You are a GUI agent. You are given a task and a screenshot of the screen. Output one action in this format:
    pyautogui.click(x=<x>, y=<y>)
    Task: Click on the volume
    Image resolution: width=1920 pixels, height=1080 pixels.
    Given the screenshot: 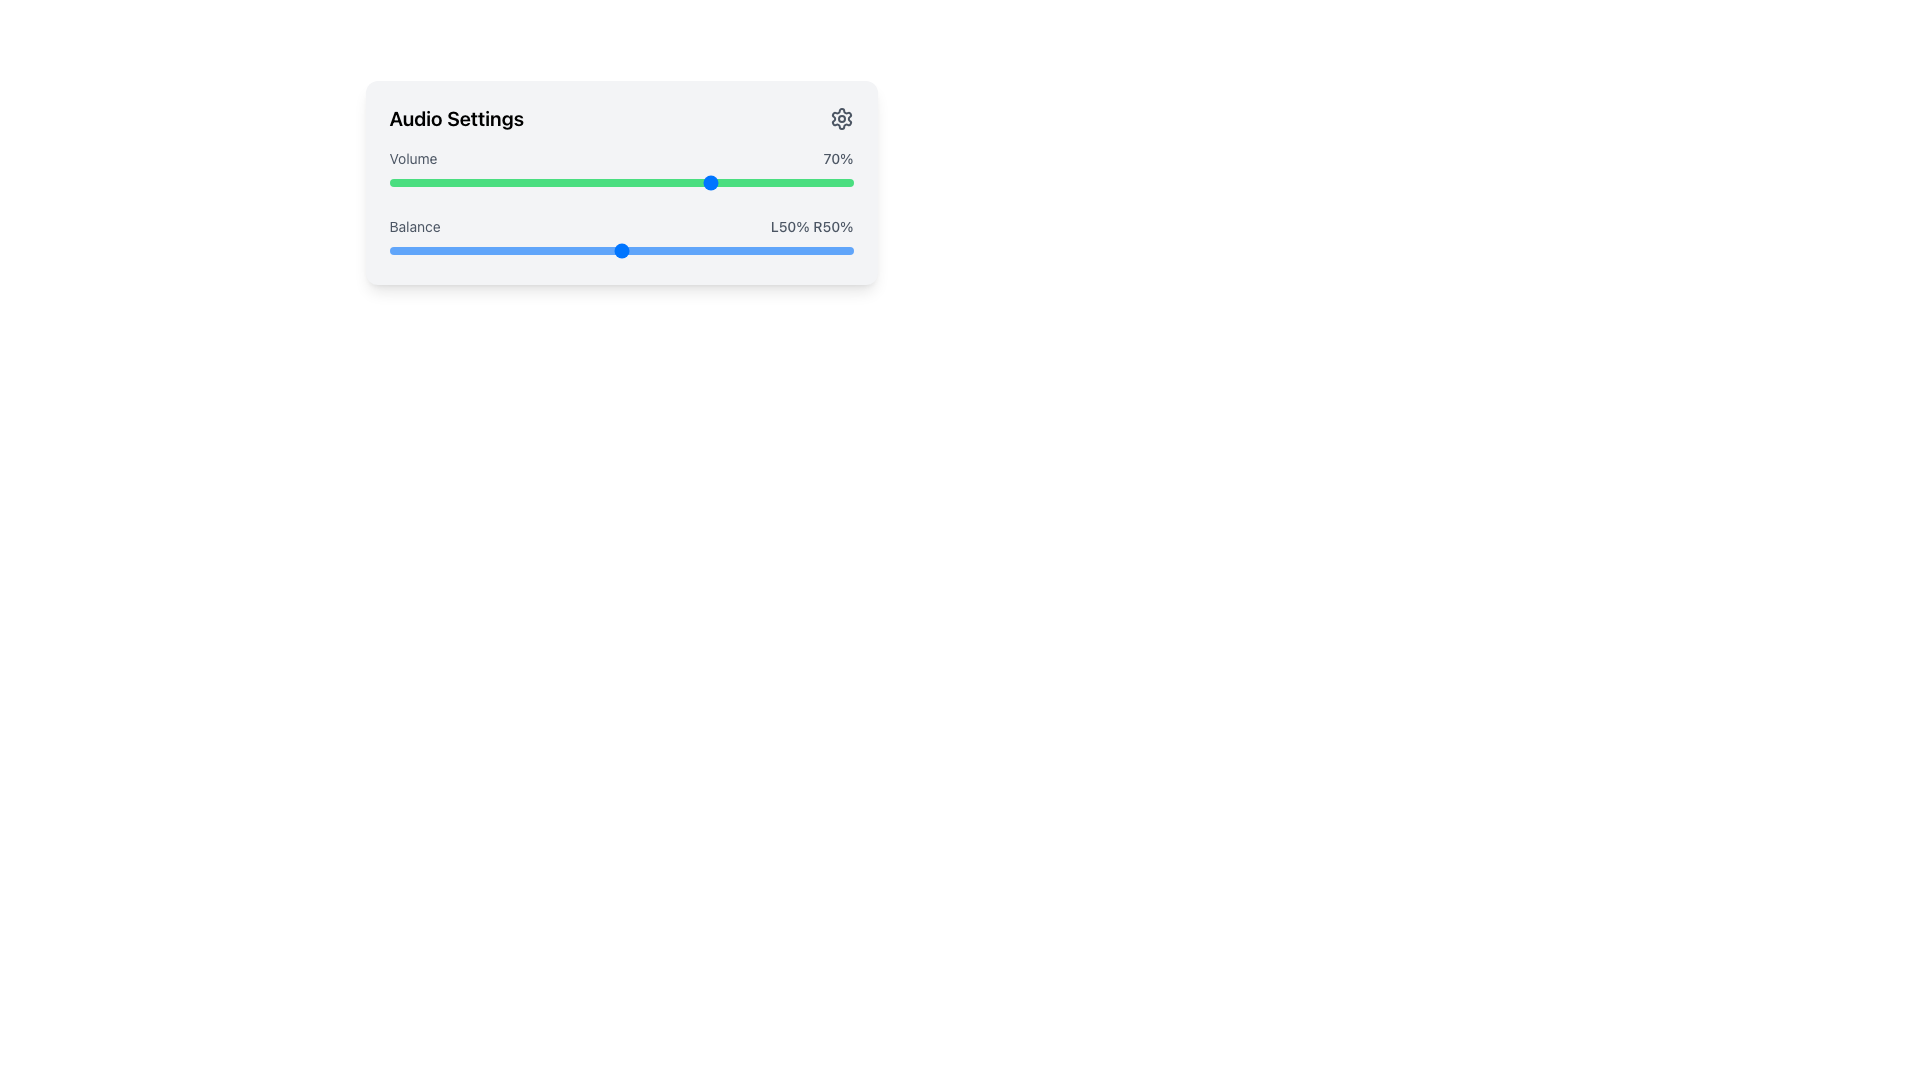 What is the action you would take?
    pyautogui.click(x=583, y=182)
    